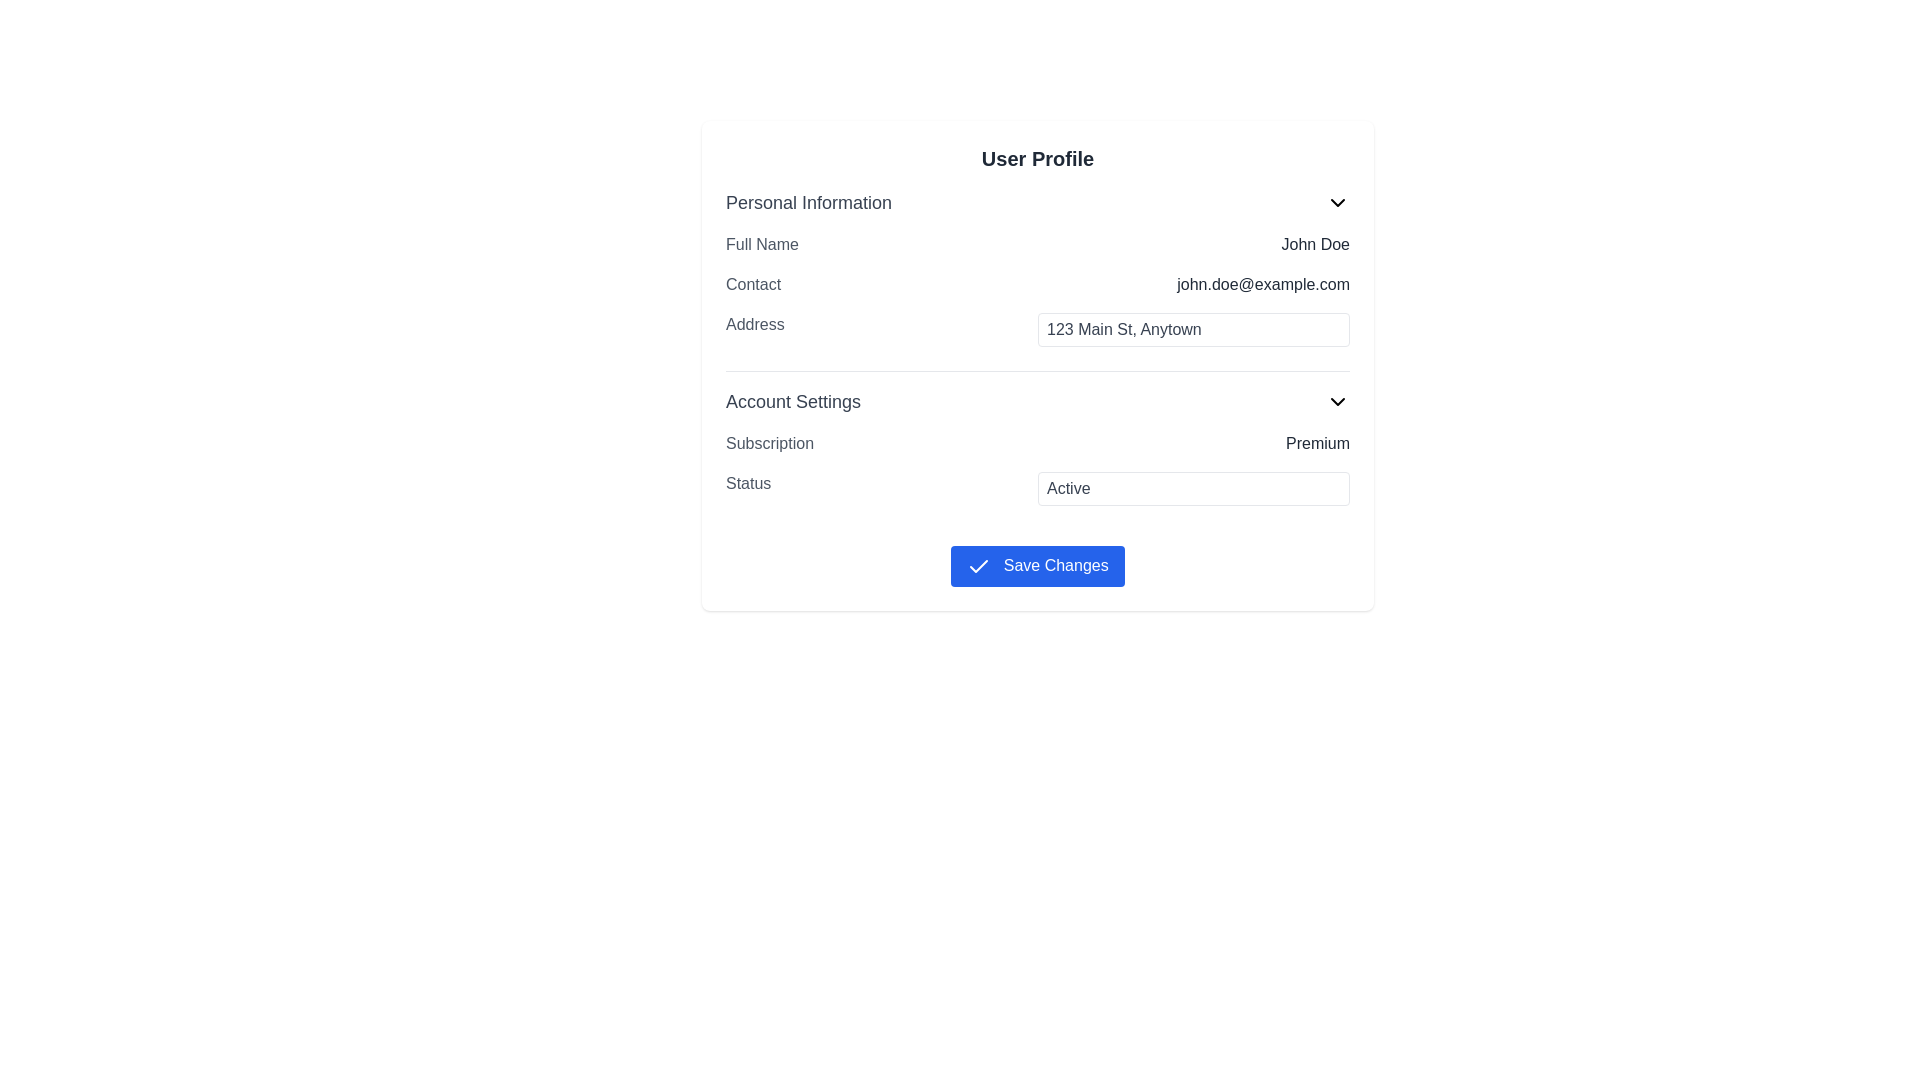  I want to click on the rectangular input field styled with borders and rounded corners, located below the 'Subscription' row in the 'Account Settings' section, to focus and edit its content, so click(1037, 469).